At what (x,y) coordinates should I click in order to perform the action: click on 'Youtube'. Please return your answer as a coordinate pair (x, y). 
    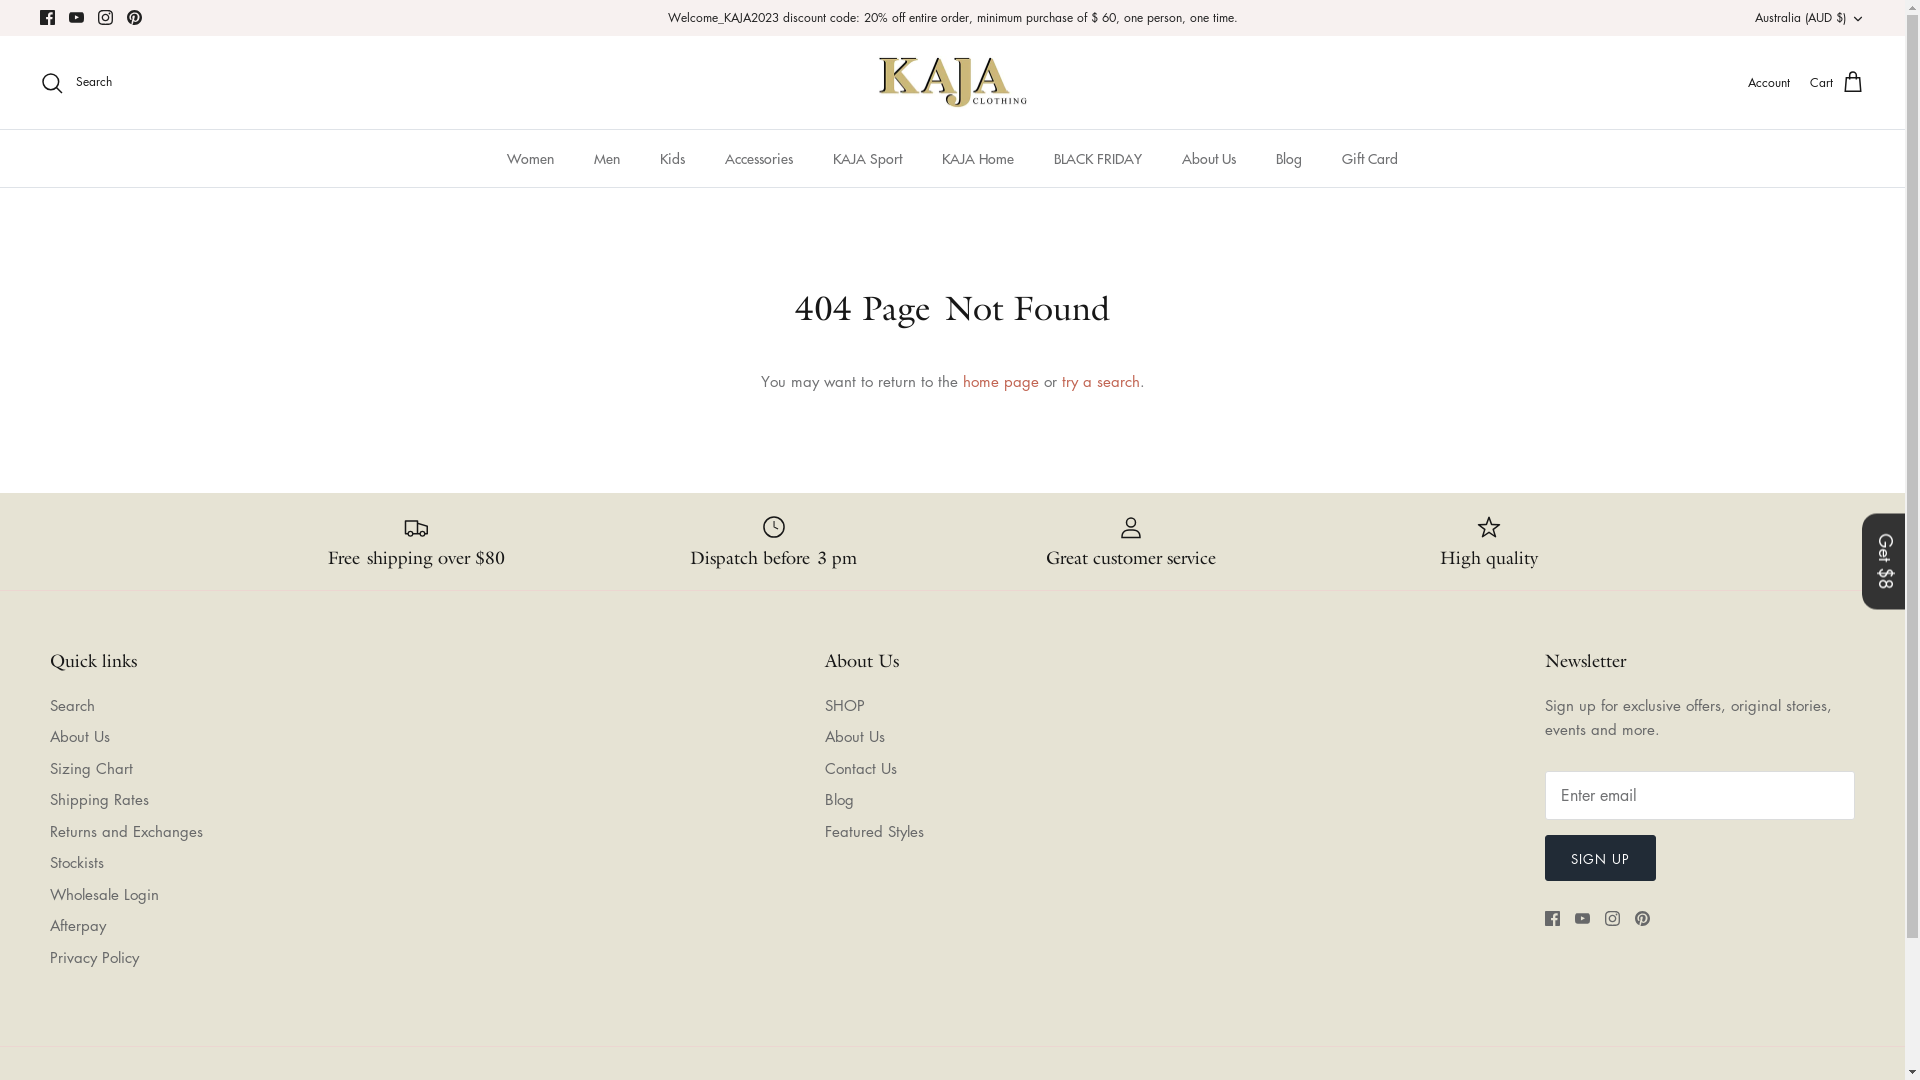
    Looking at the image, I should click on (76, 17).